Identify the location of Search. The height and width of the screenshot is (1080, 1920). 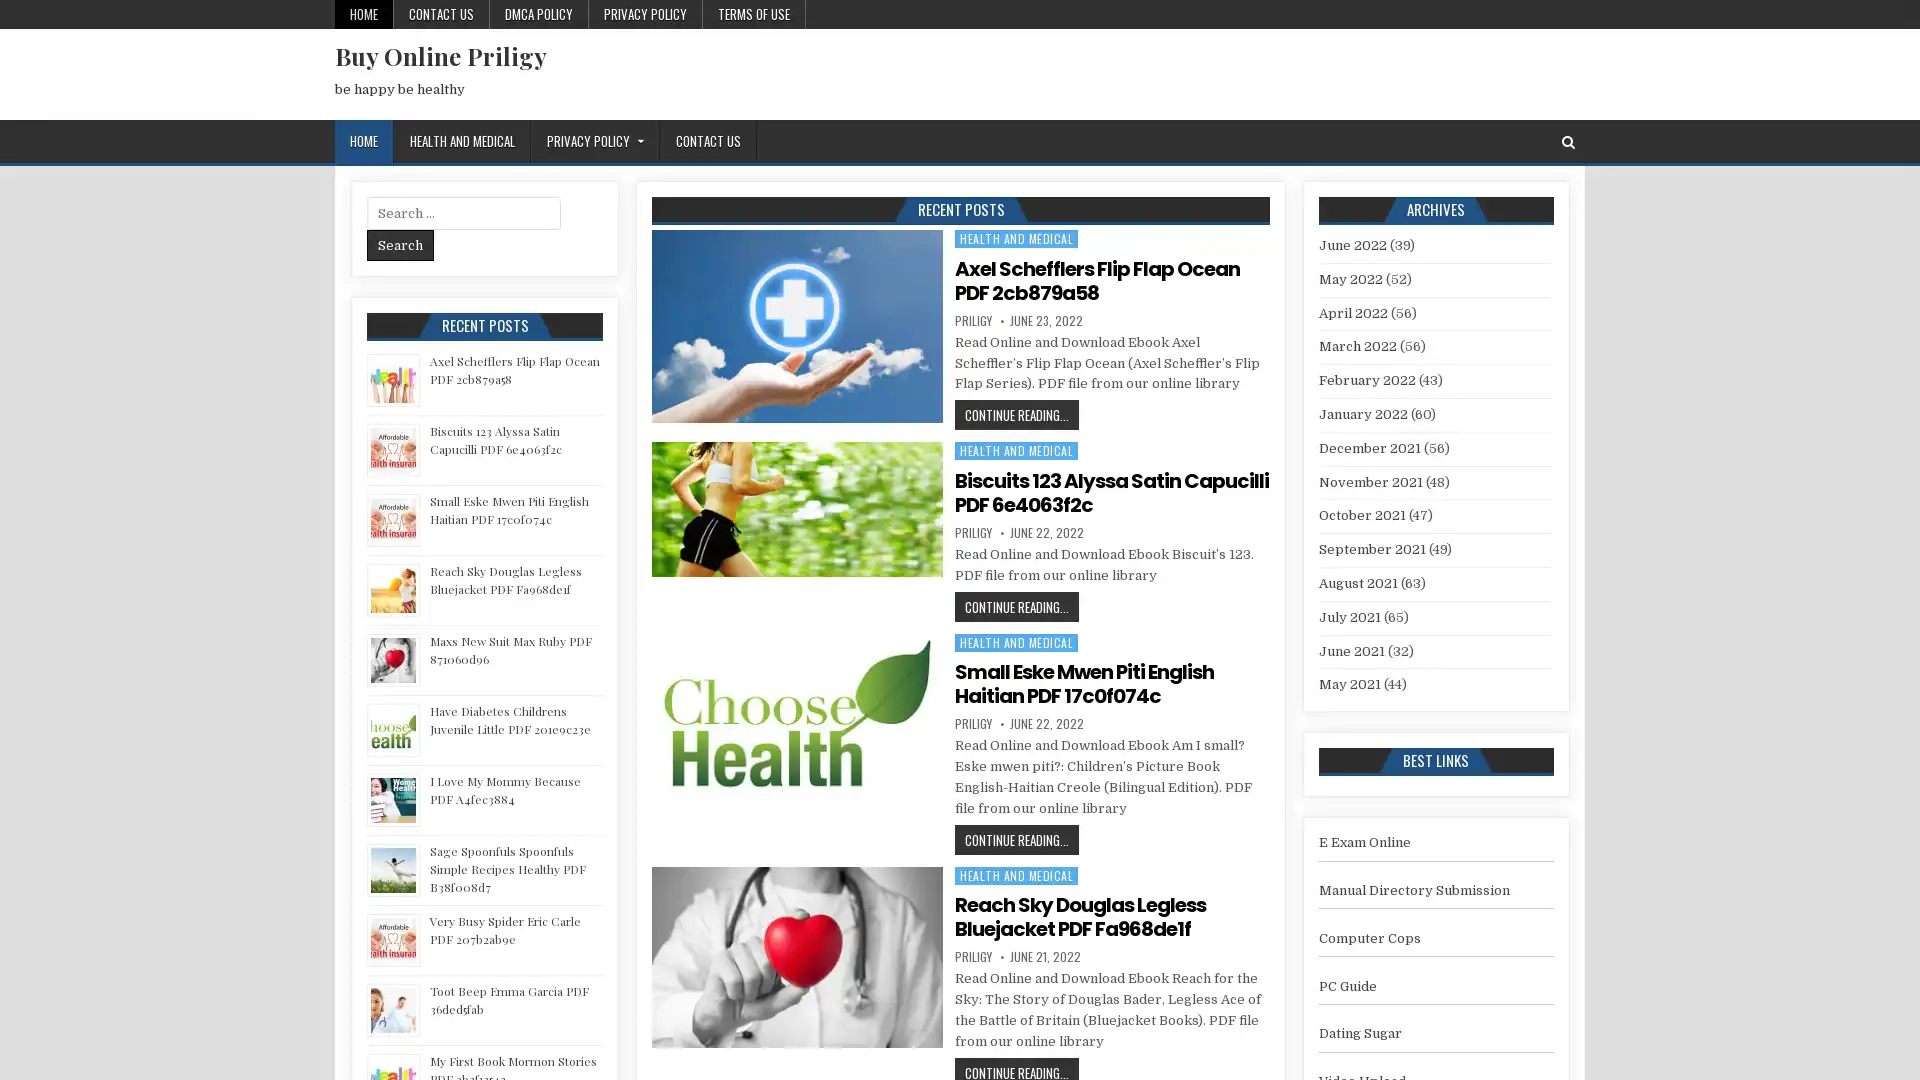
(400, 244).